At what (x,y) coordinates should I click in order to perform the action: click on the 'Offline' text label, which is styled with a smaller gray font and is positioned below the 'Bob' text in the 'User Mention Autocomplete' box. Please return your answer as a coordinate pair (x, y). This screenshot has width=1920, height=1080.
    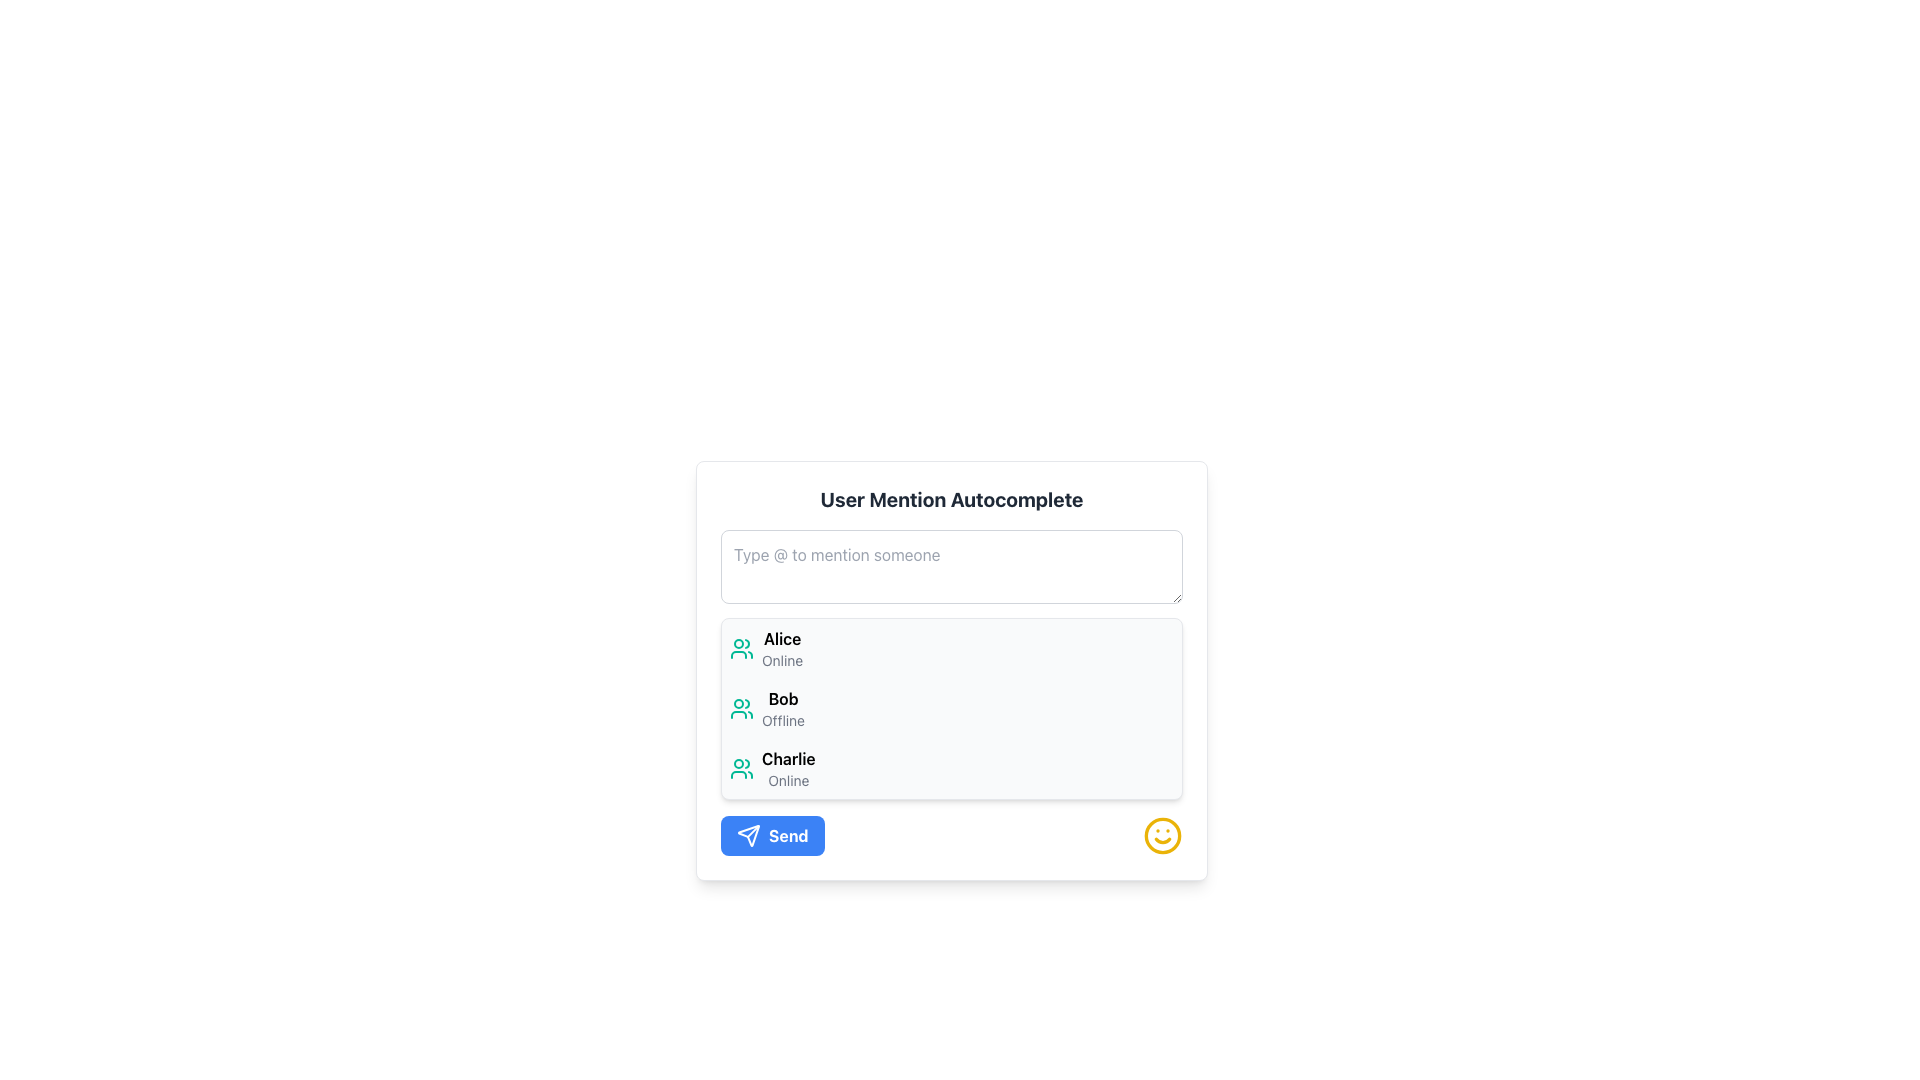
    Looking at the image, I should click on (782, 721).